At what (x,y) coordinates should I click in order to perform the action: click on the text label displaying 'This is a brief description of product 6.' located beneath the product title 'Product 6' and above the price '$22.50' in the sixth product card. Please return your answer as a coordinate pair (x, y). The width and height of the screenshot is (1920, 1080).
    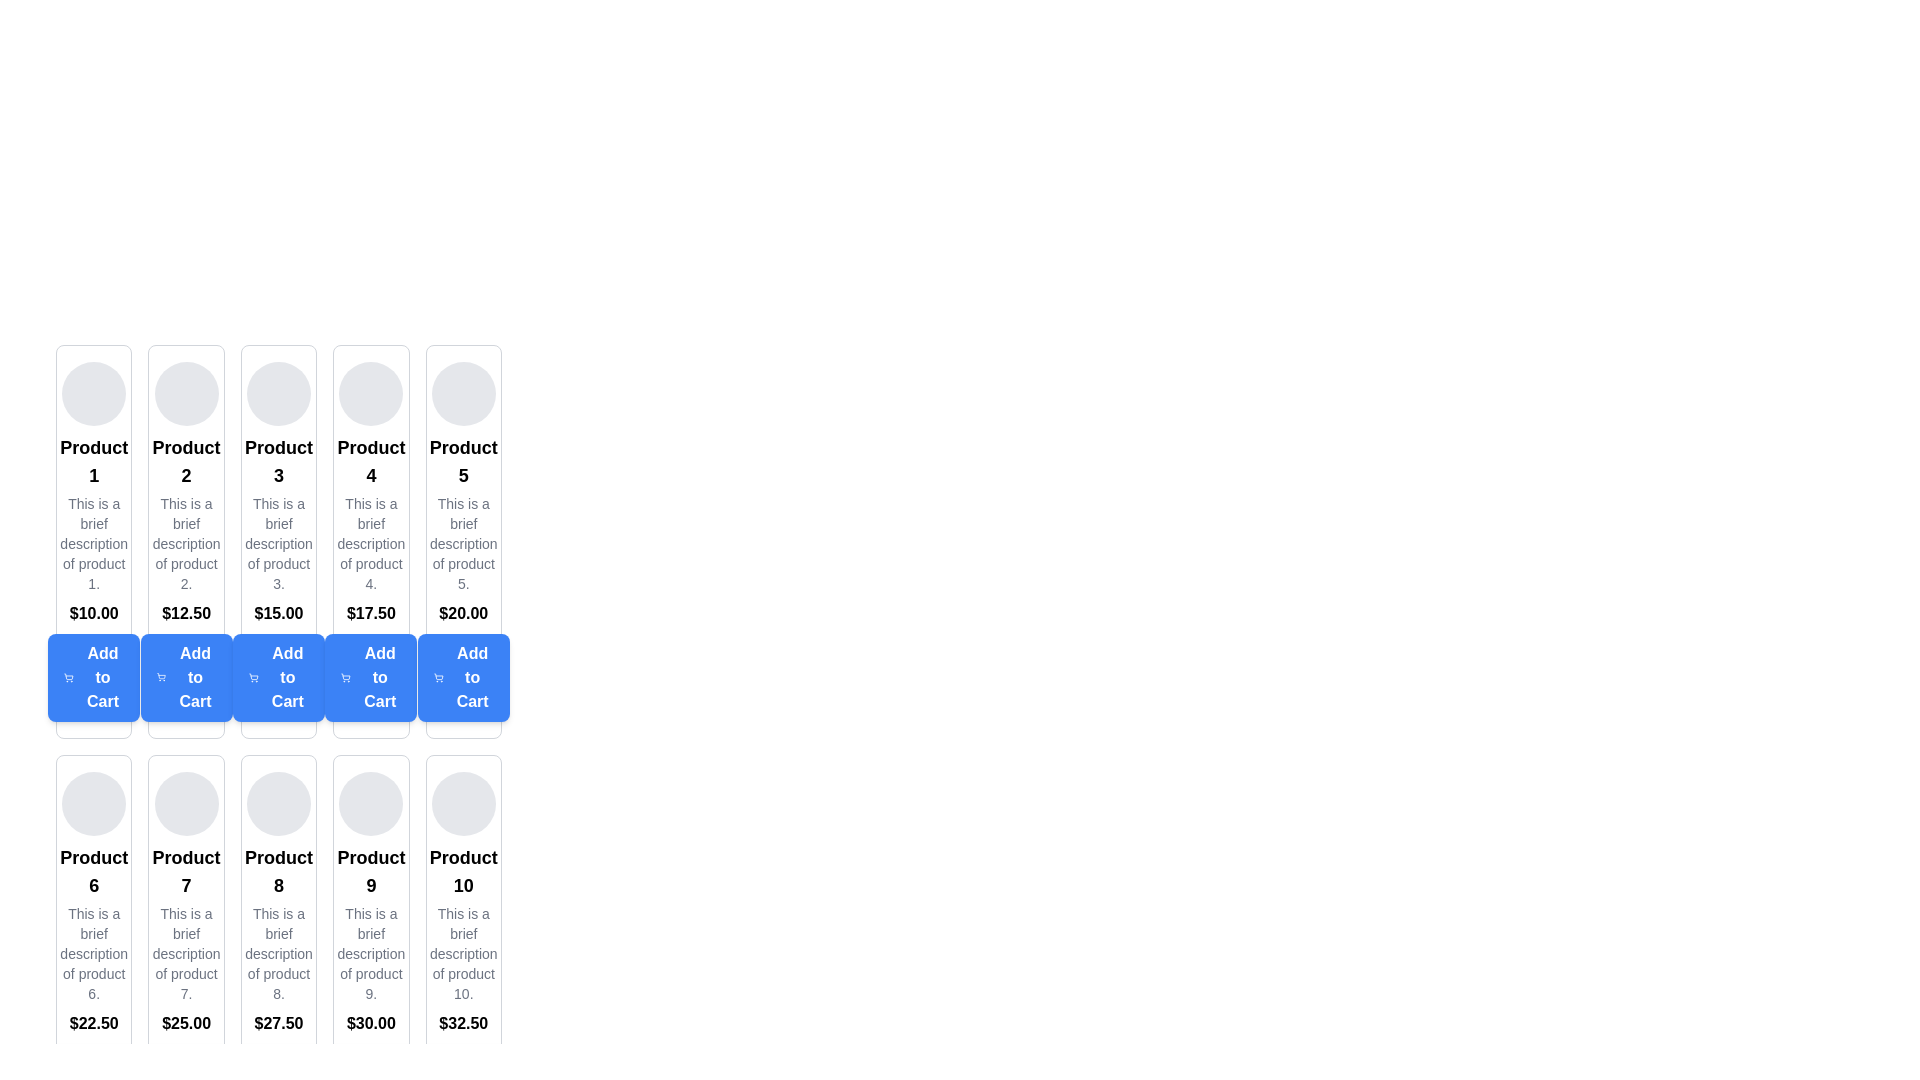
    Looking at the image, I should click on (93, 952).